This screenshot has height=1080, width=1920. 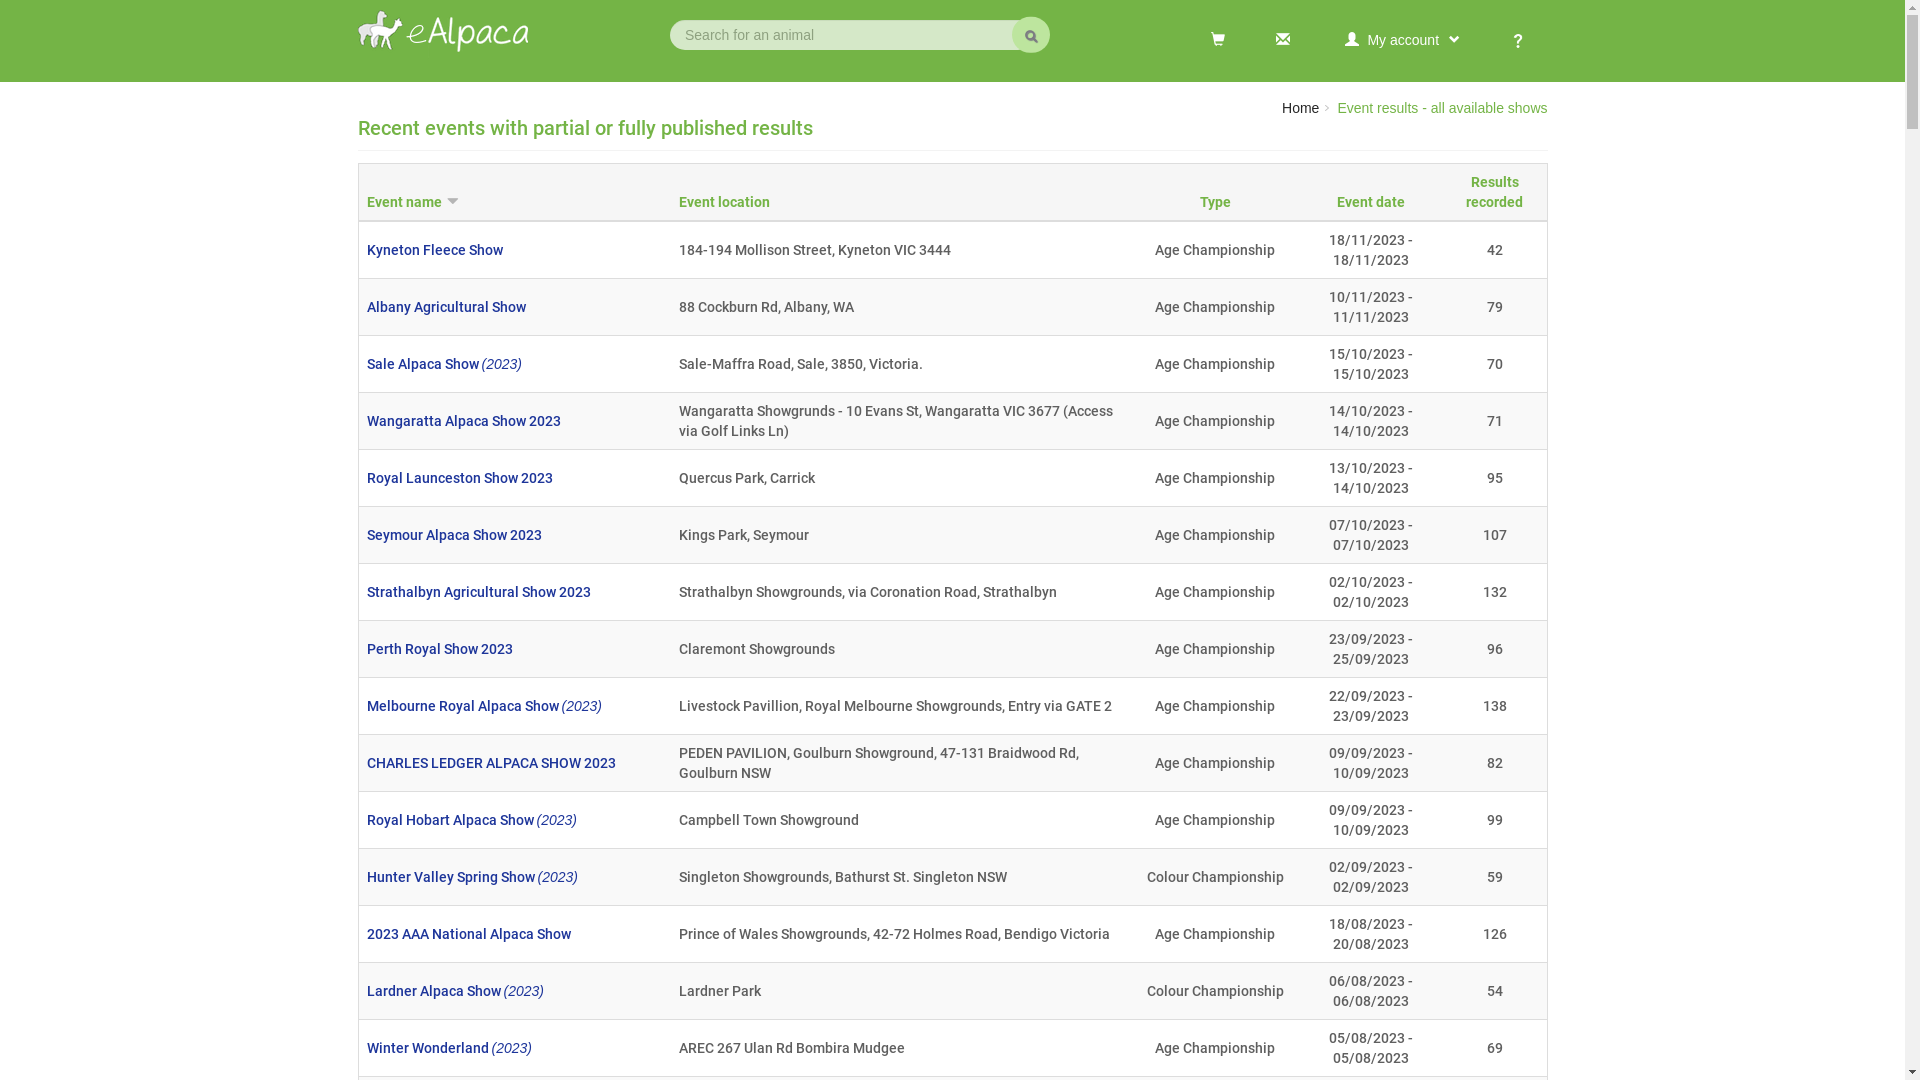 I want to click on 'Wangaratta Alpaca Show 2023', so click(x=461, y=419).